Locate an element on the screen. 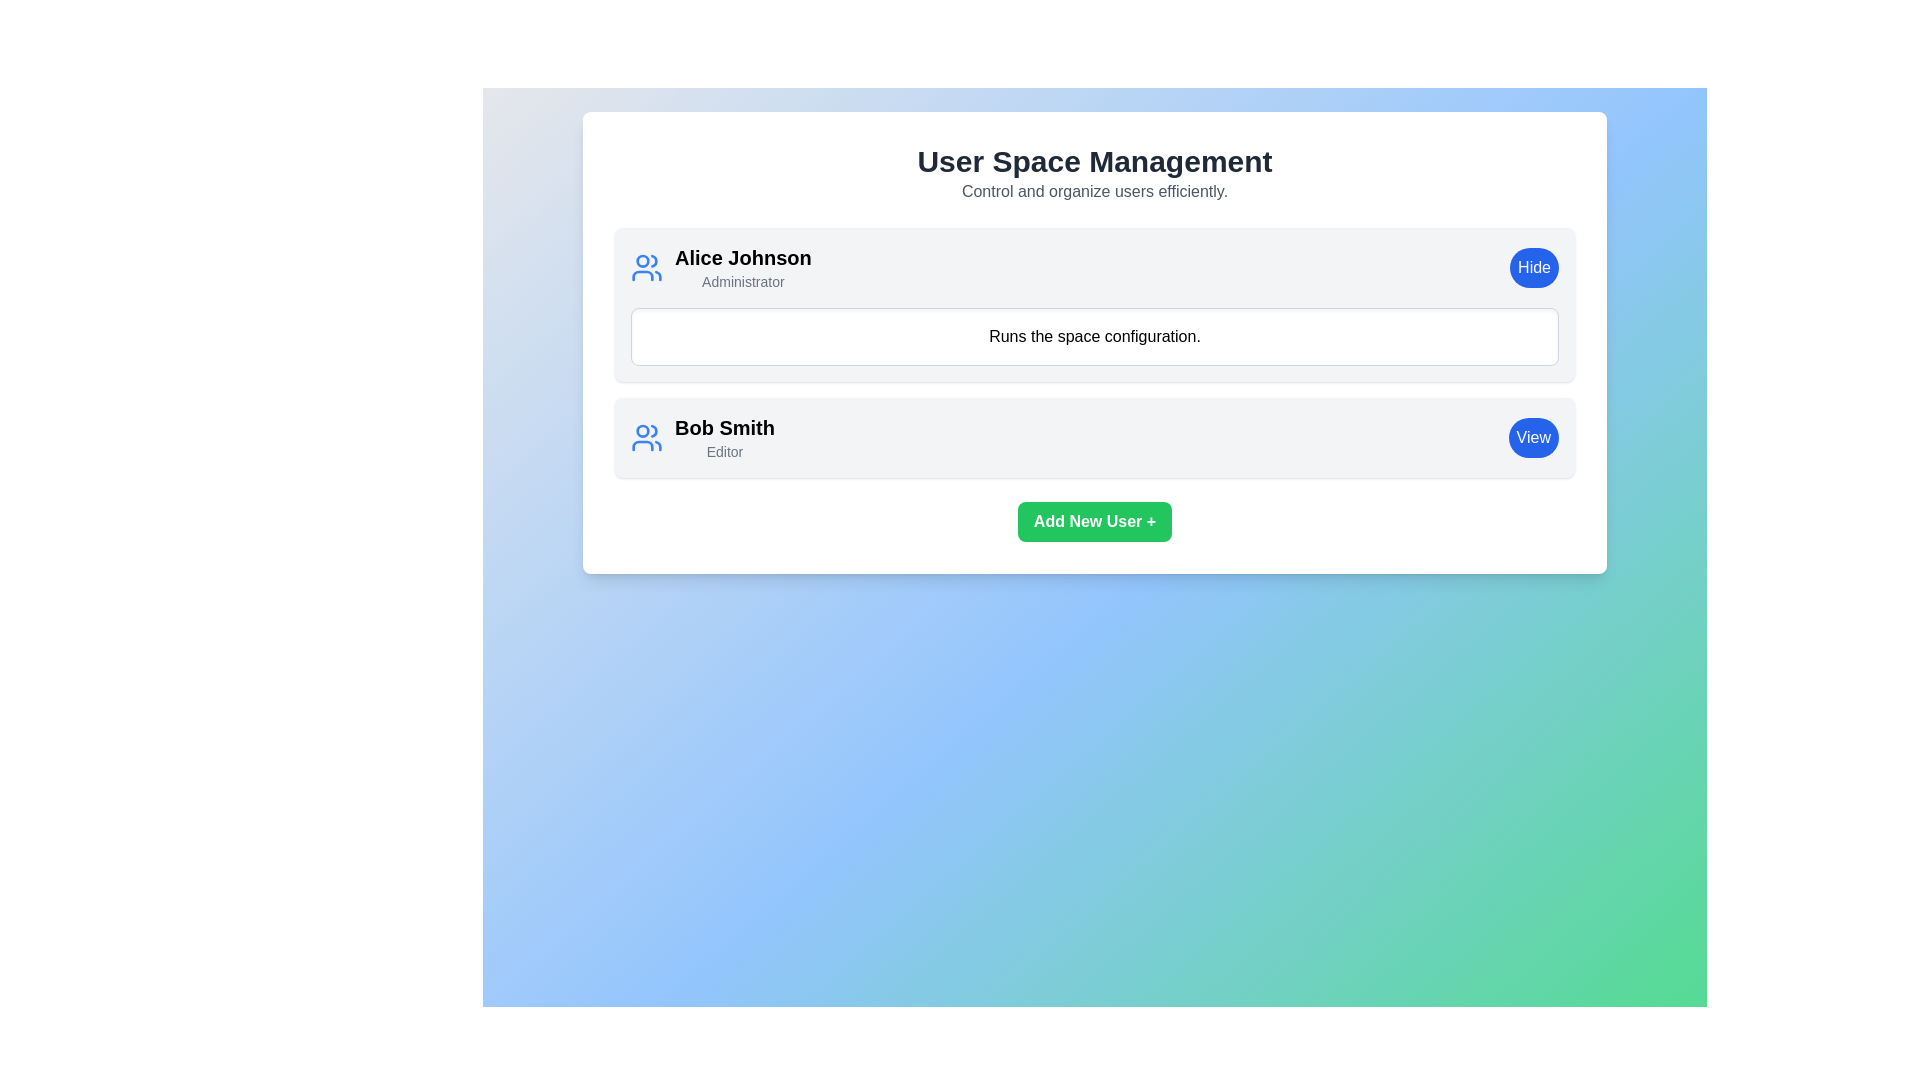  the text label styled in gray font that reads 'Administrator,' located below the name 'Alice Johnson' in the user detail card is located at coordinates (742, 281).